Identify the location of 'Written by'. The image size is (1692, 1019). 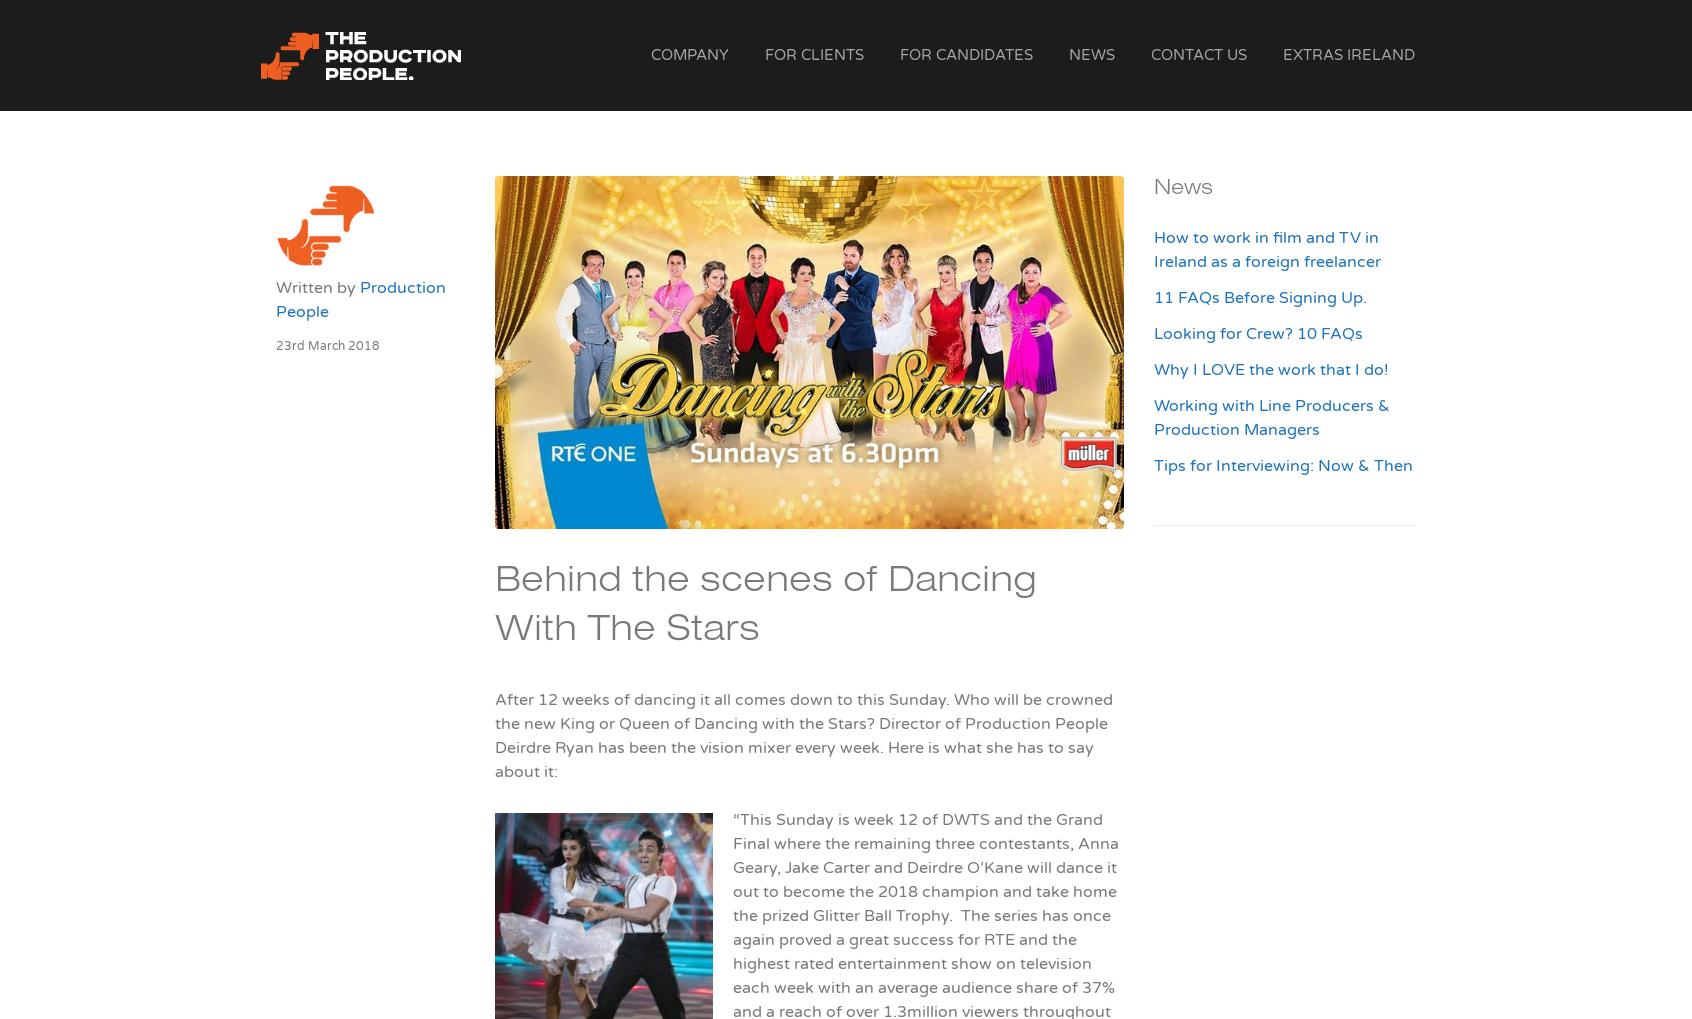
(316, 285).